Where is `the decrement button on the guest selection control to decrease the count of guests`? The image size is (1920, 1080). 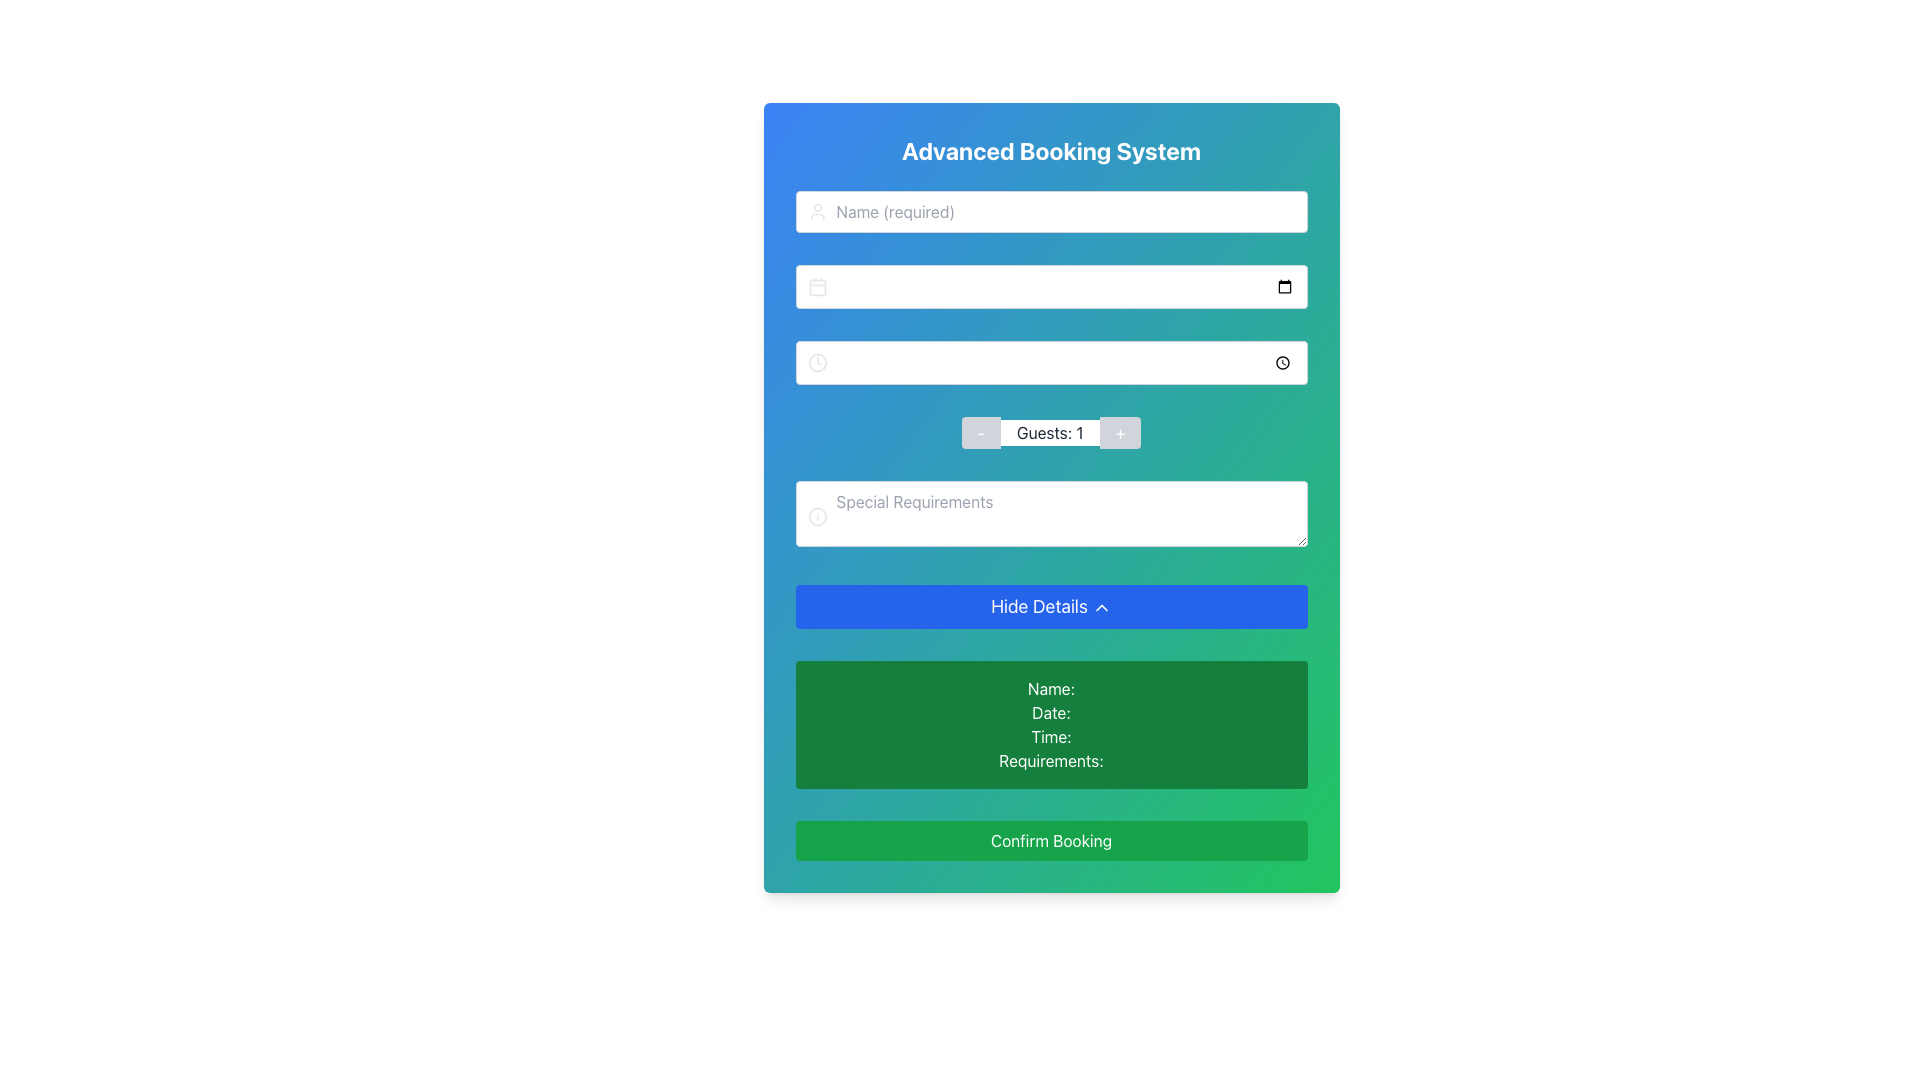
the decrement button on the guest selection control to decrease the count of guests is located at coordinates (1050, 431).